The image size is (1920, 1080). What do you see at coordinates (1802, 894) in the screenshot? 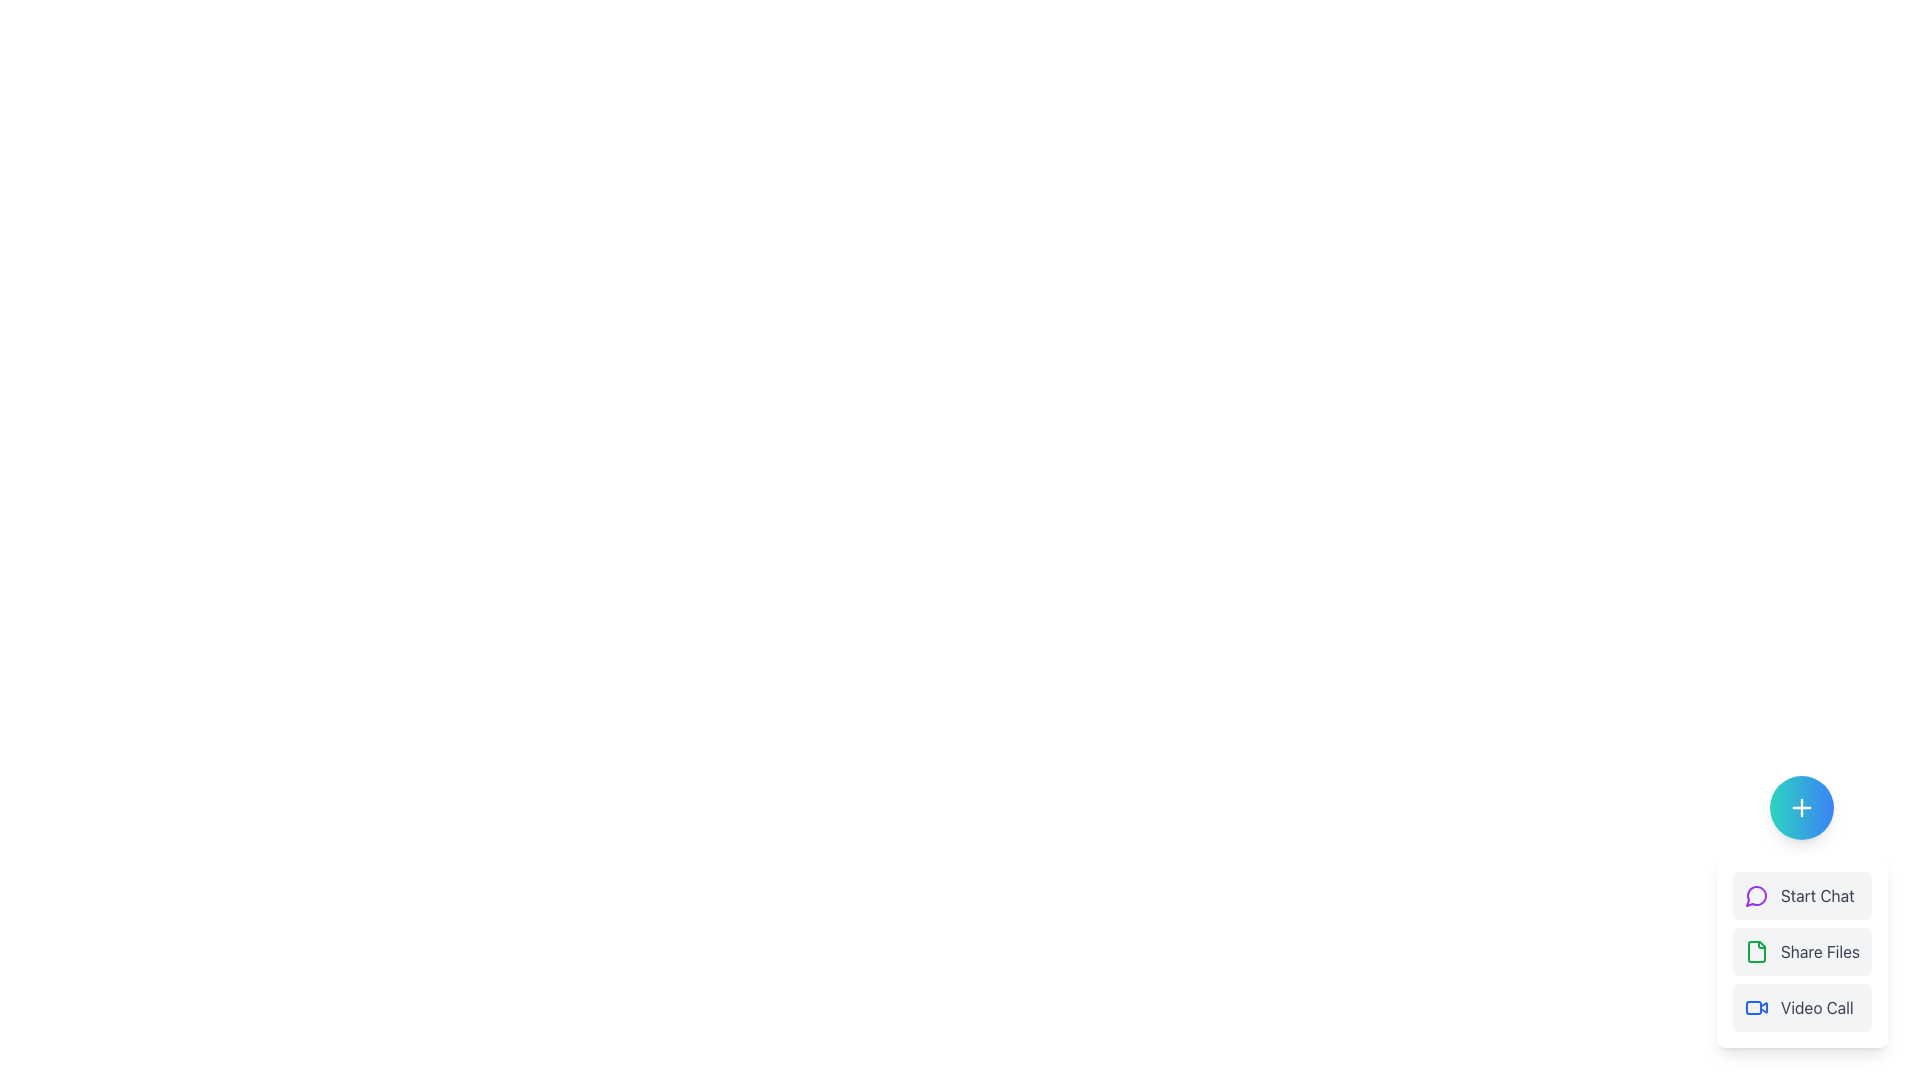
I see `the topmost button in the vertical stack of buttons within the white shadowed section to initiate a chat session` at bounding box center [1802, 894].